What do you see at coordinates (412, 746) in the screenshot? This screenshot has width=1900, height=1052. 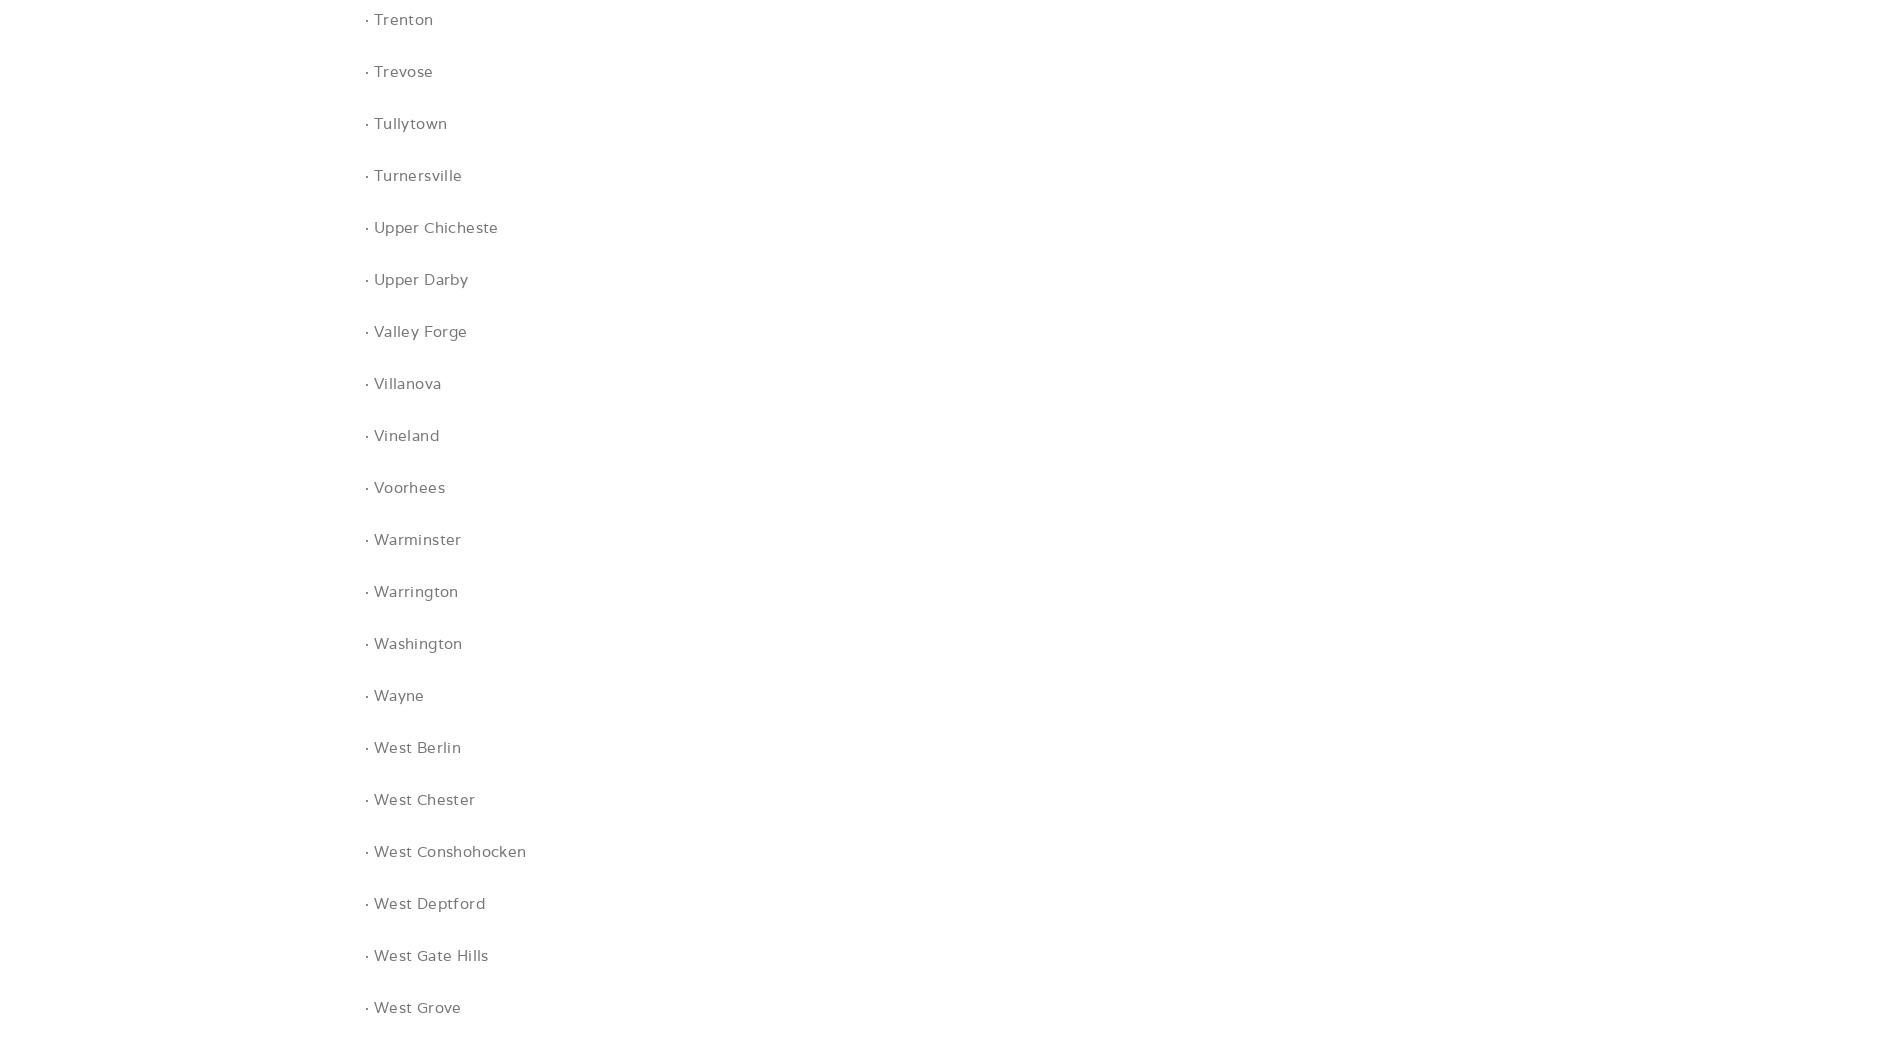 I see `'· West Berlin'` at bounding box center [412, 746].